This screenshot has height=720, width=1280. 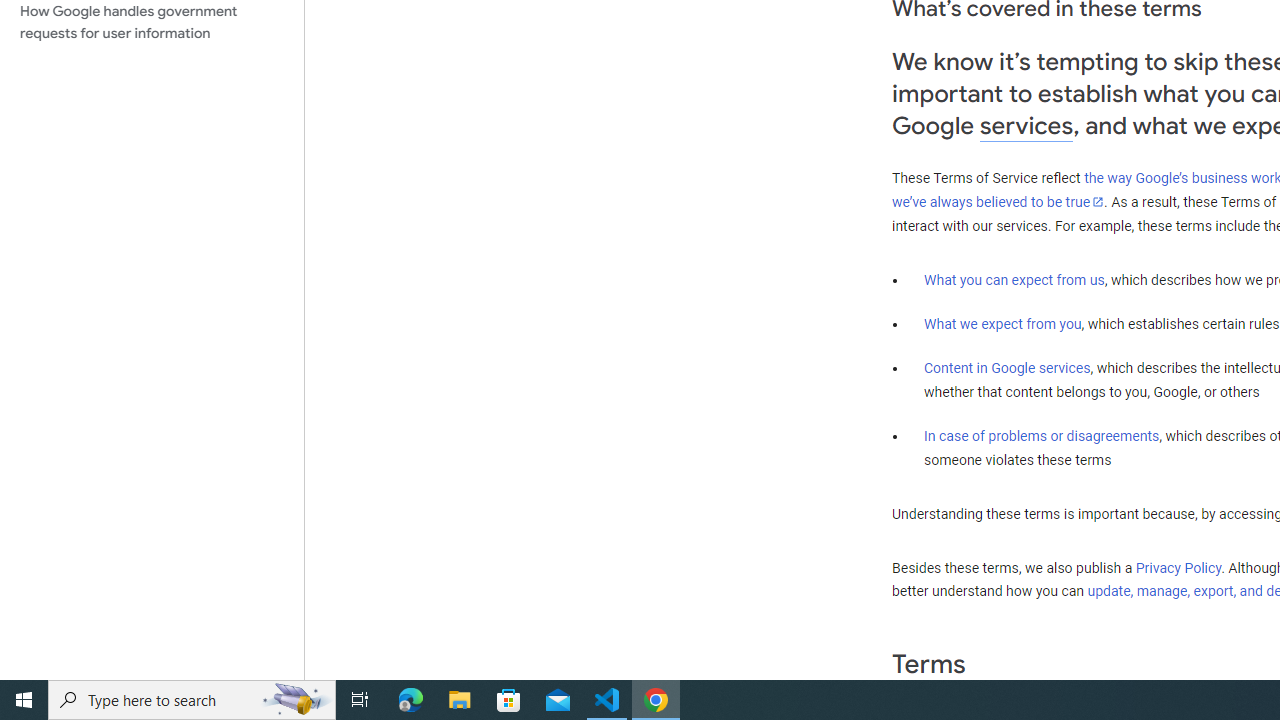 What do you see at coordinates (1014, 279) in the screenshot?
I see `'What you can expect from us'` at bounding box center [1014, 279].